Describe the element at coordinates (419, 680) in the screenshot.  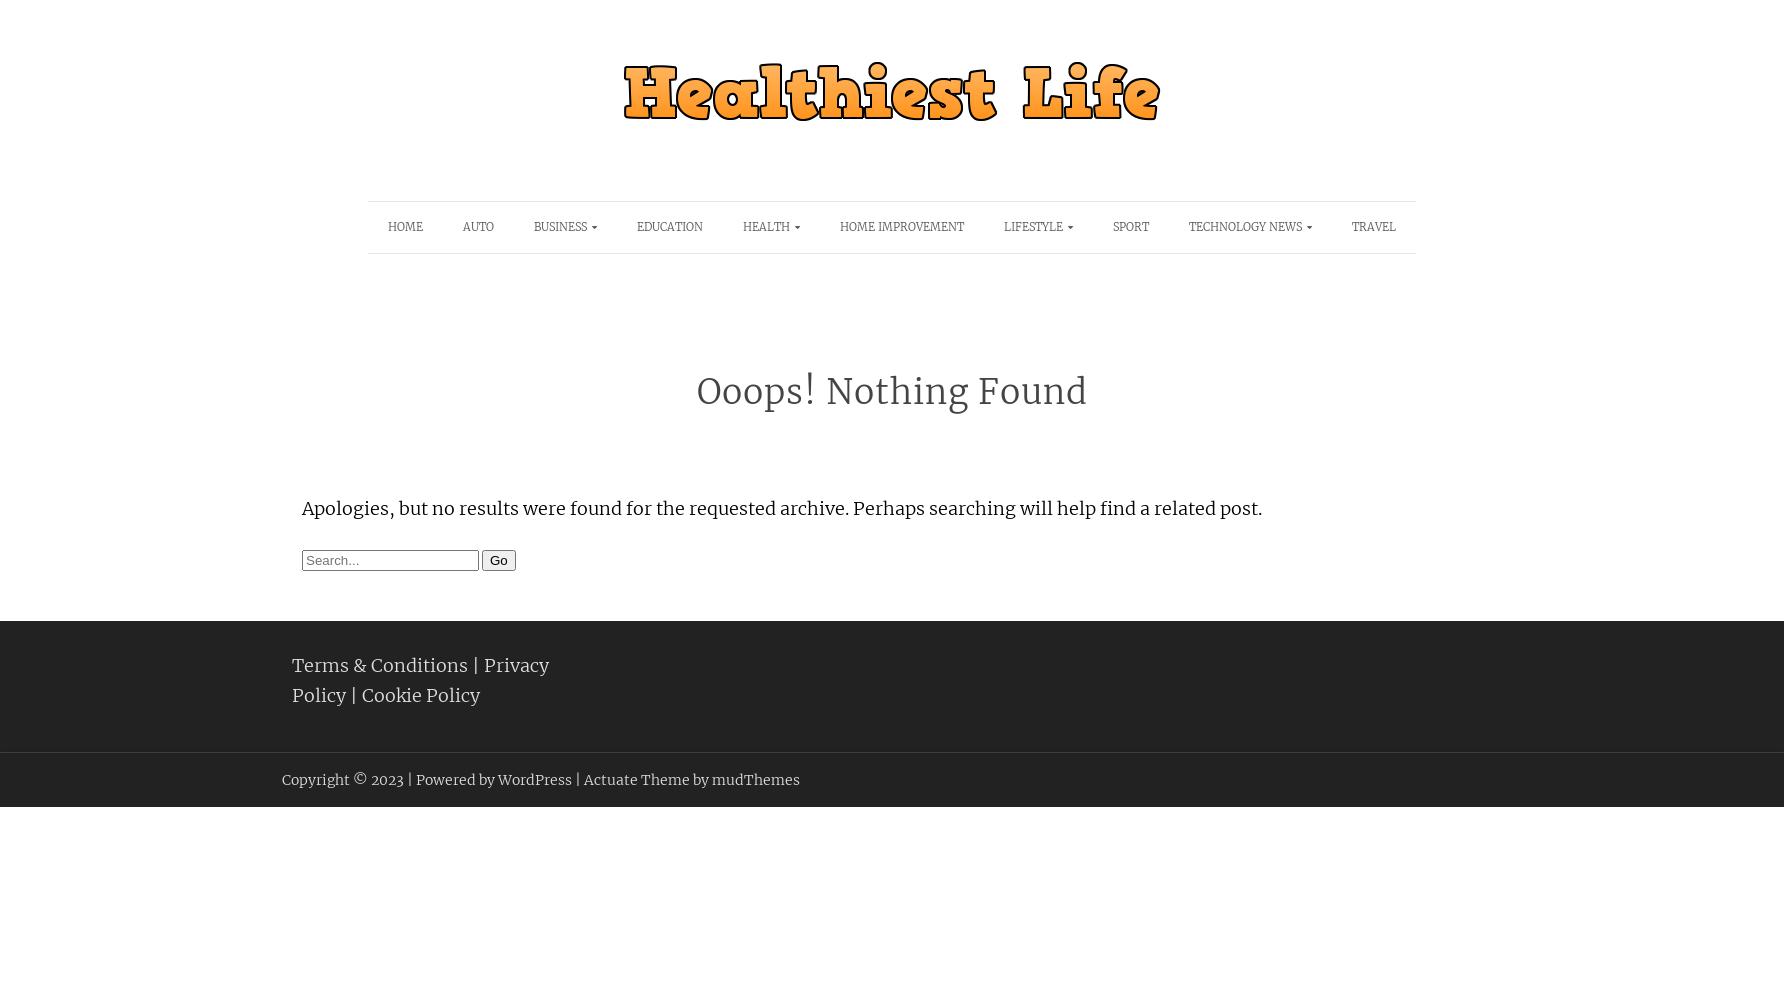
I see `'Privacy Policy'` at that location.